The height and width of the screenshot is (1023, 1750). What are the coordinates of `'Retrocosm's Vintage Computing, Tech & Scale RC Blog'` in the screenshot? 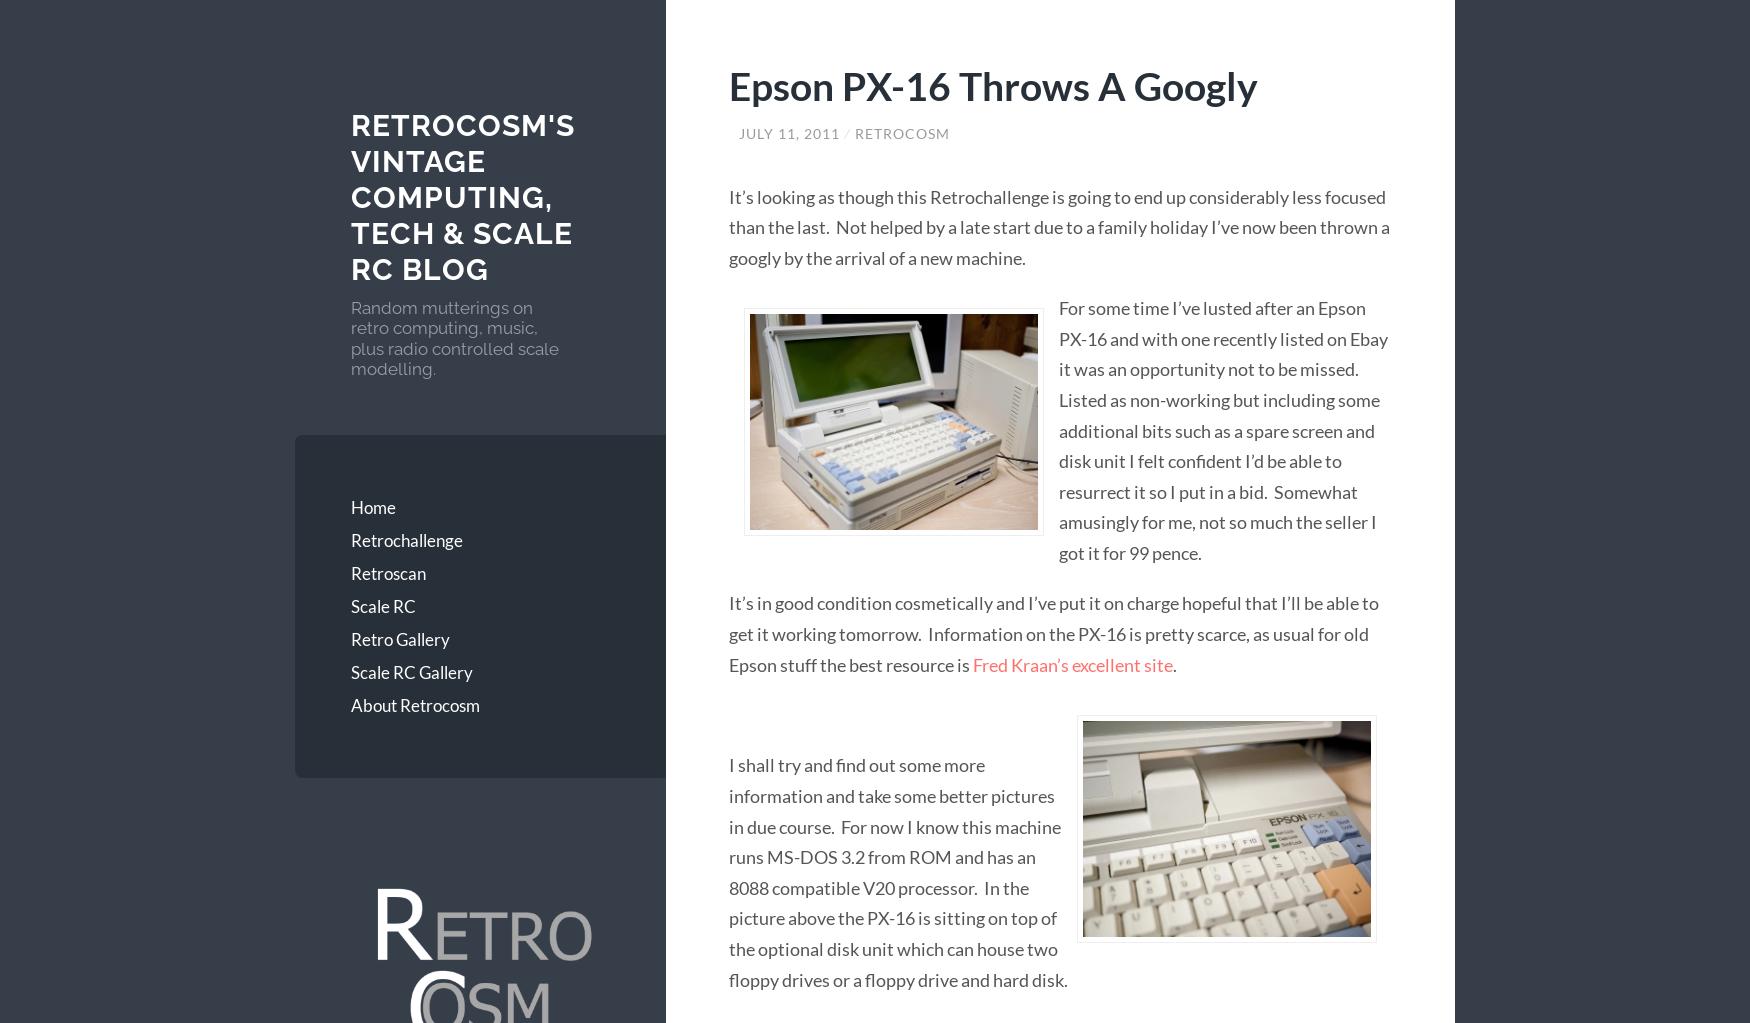 It's located at (462, 197).